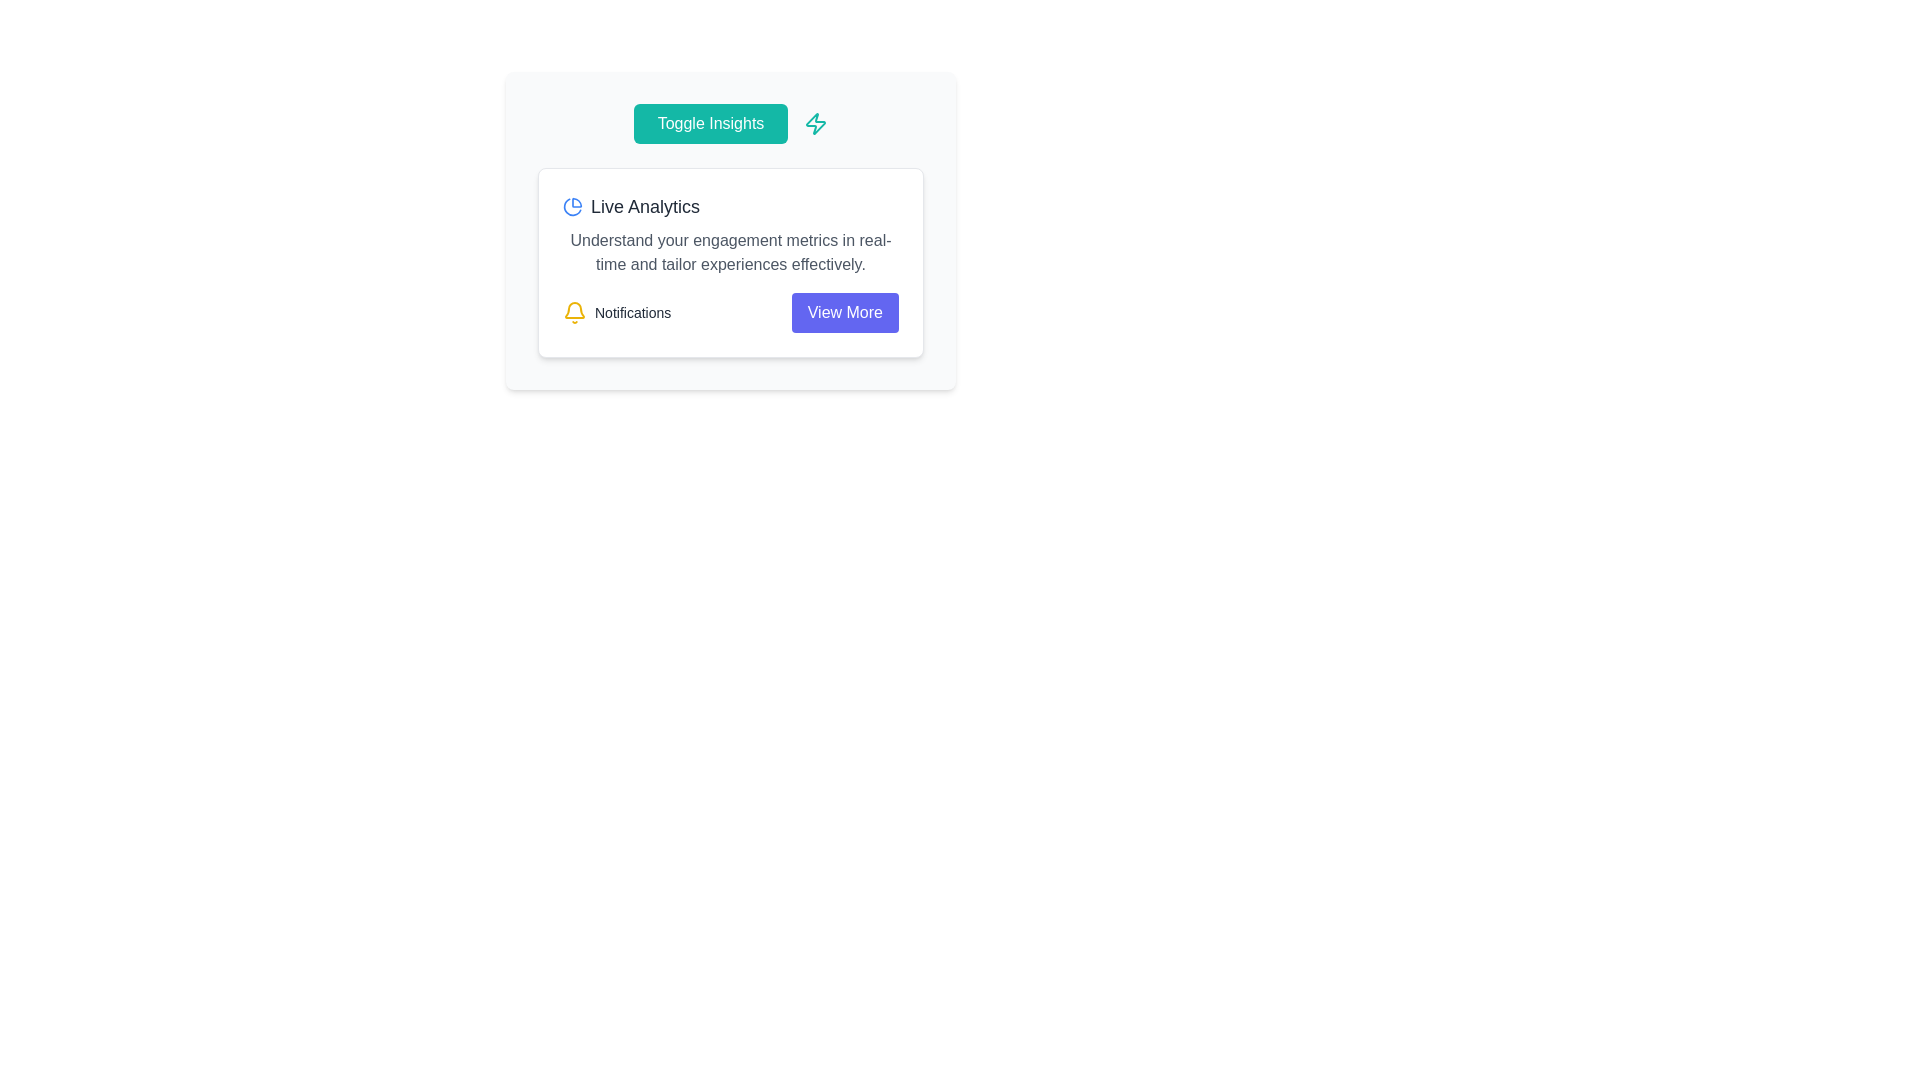 This screenshot has height=1080, width=1920. Describe the element at coordinates (845, 312) in the screenshot. I see `the 'View More' button with a purple background and white text located at the bottom-right corner of the 'Notifications' section` at that location.